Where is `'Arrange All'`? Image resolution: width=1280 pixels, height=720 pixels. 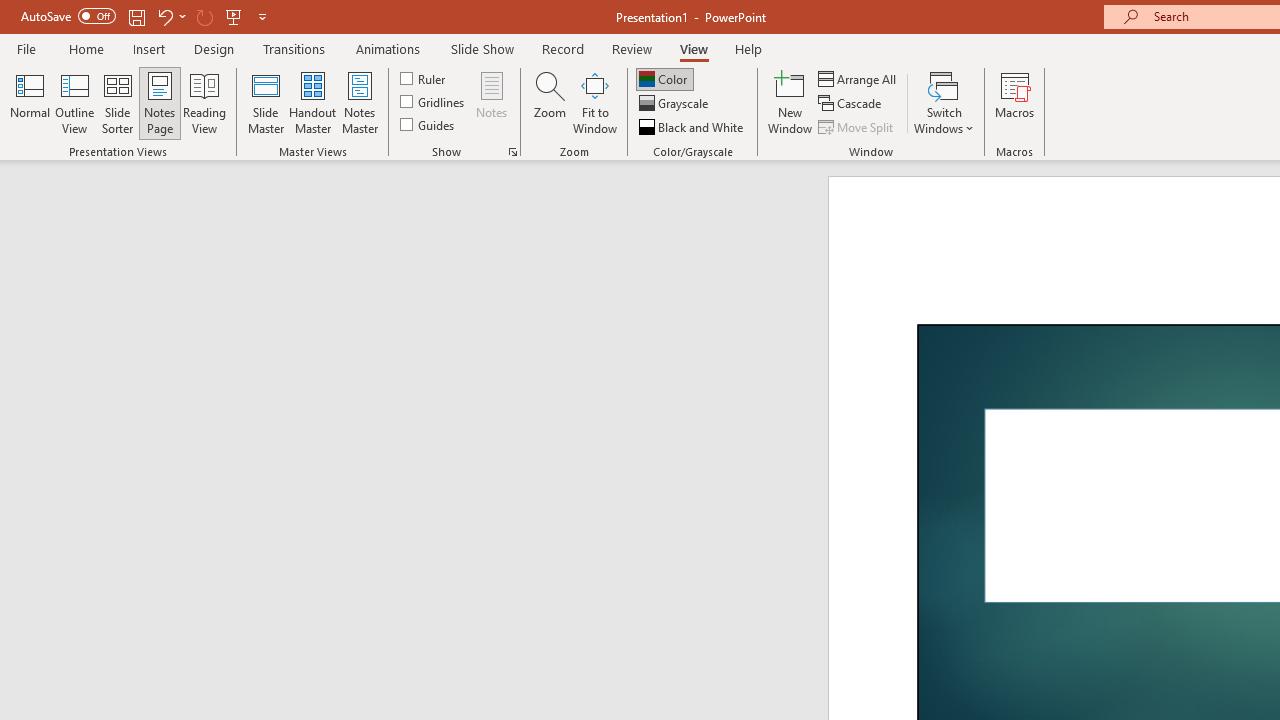
'Arrange All' is located at coordinates (858, 78).